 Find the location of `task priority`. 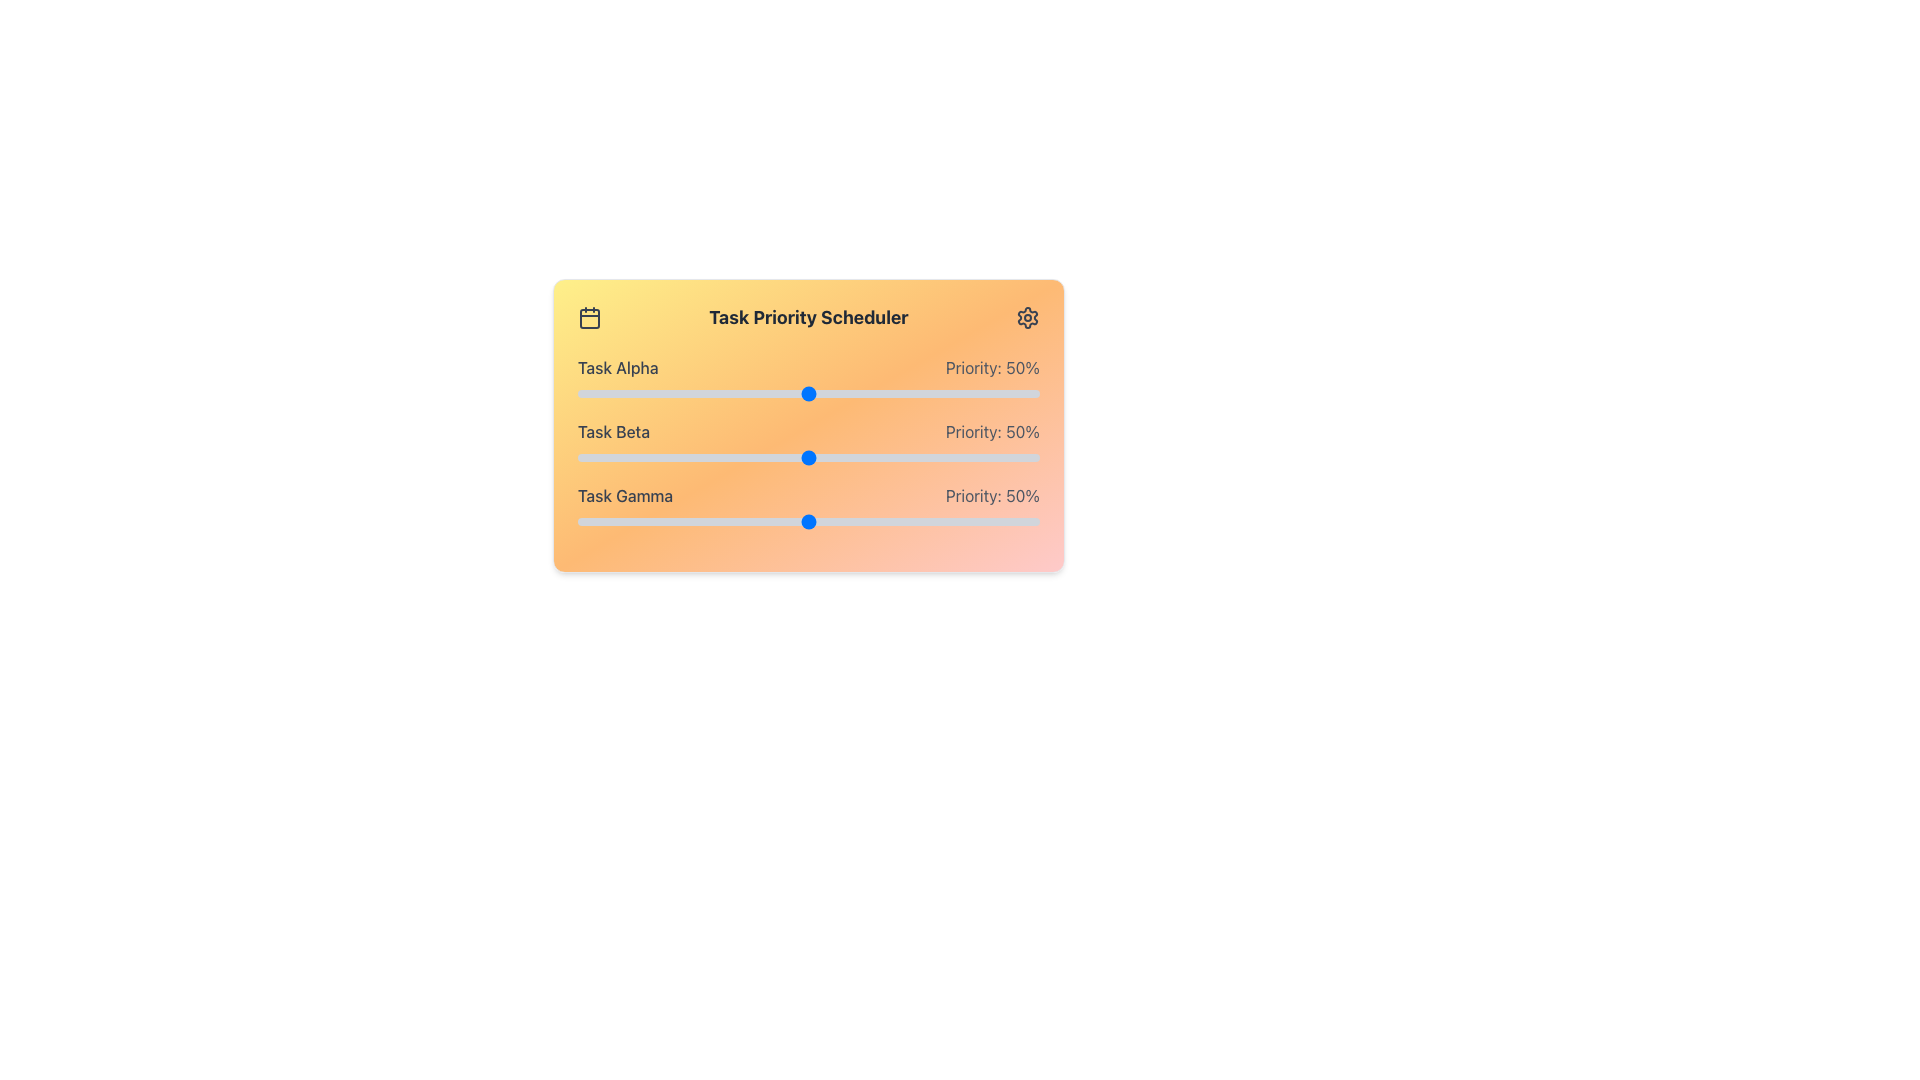

task priority is located at coordinates (998, 393).